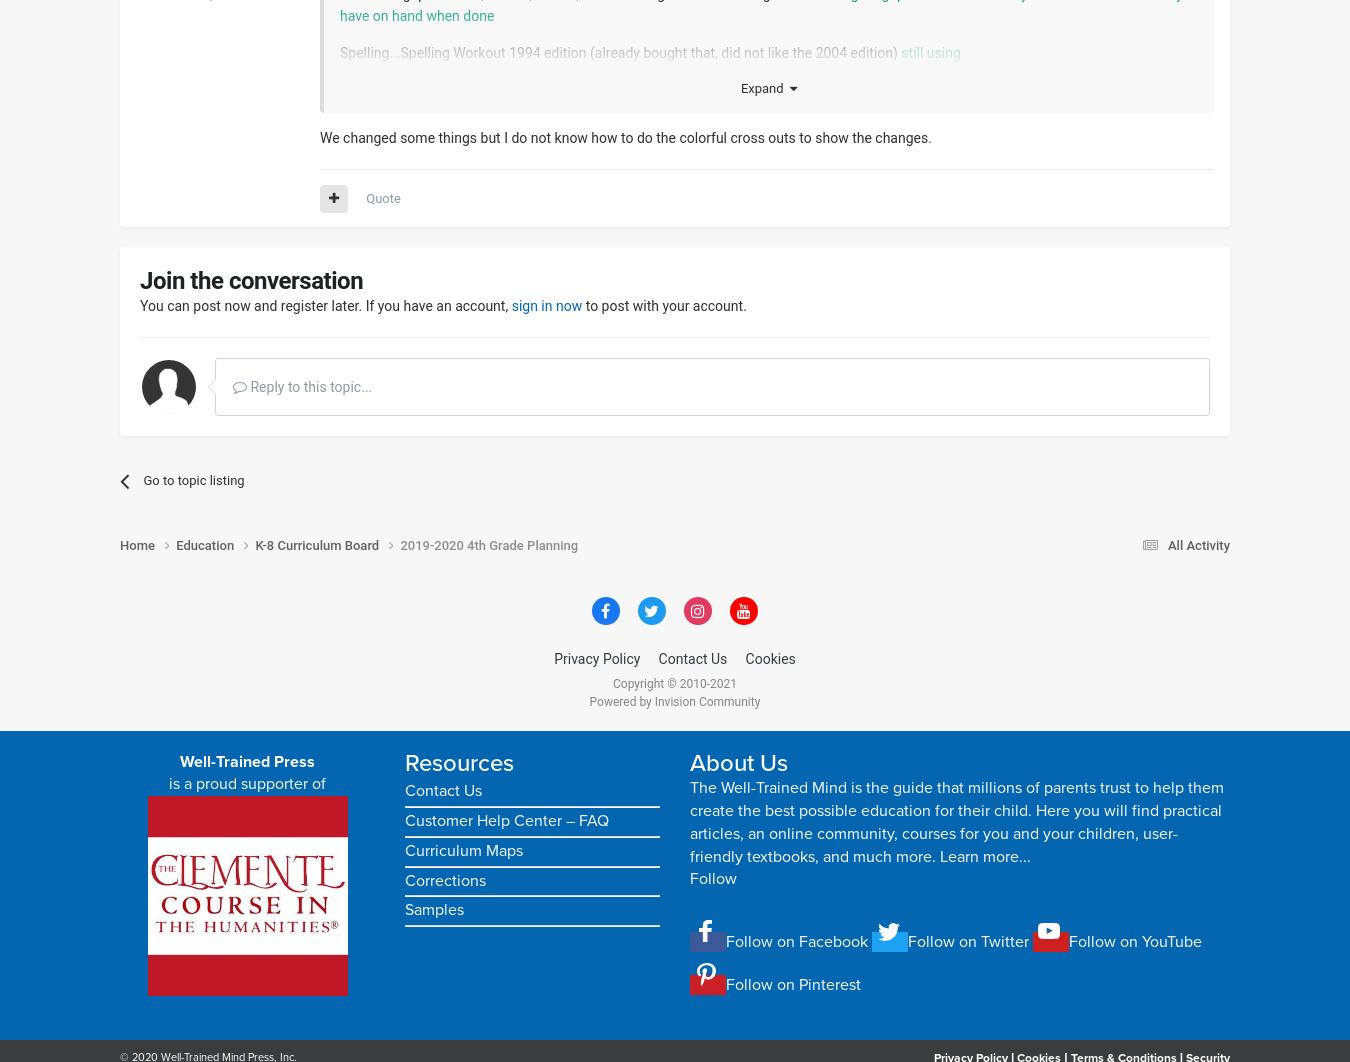  I want to click on 'Expand', so click(738, 87).